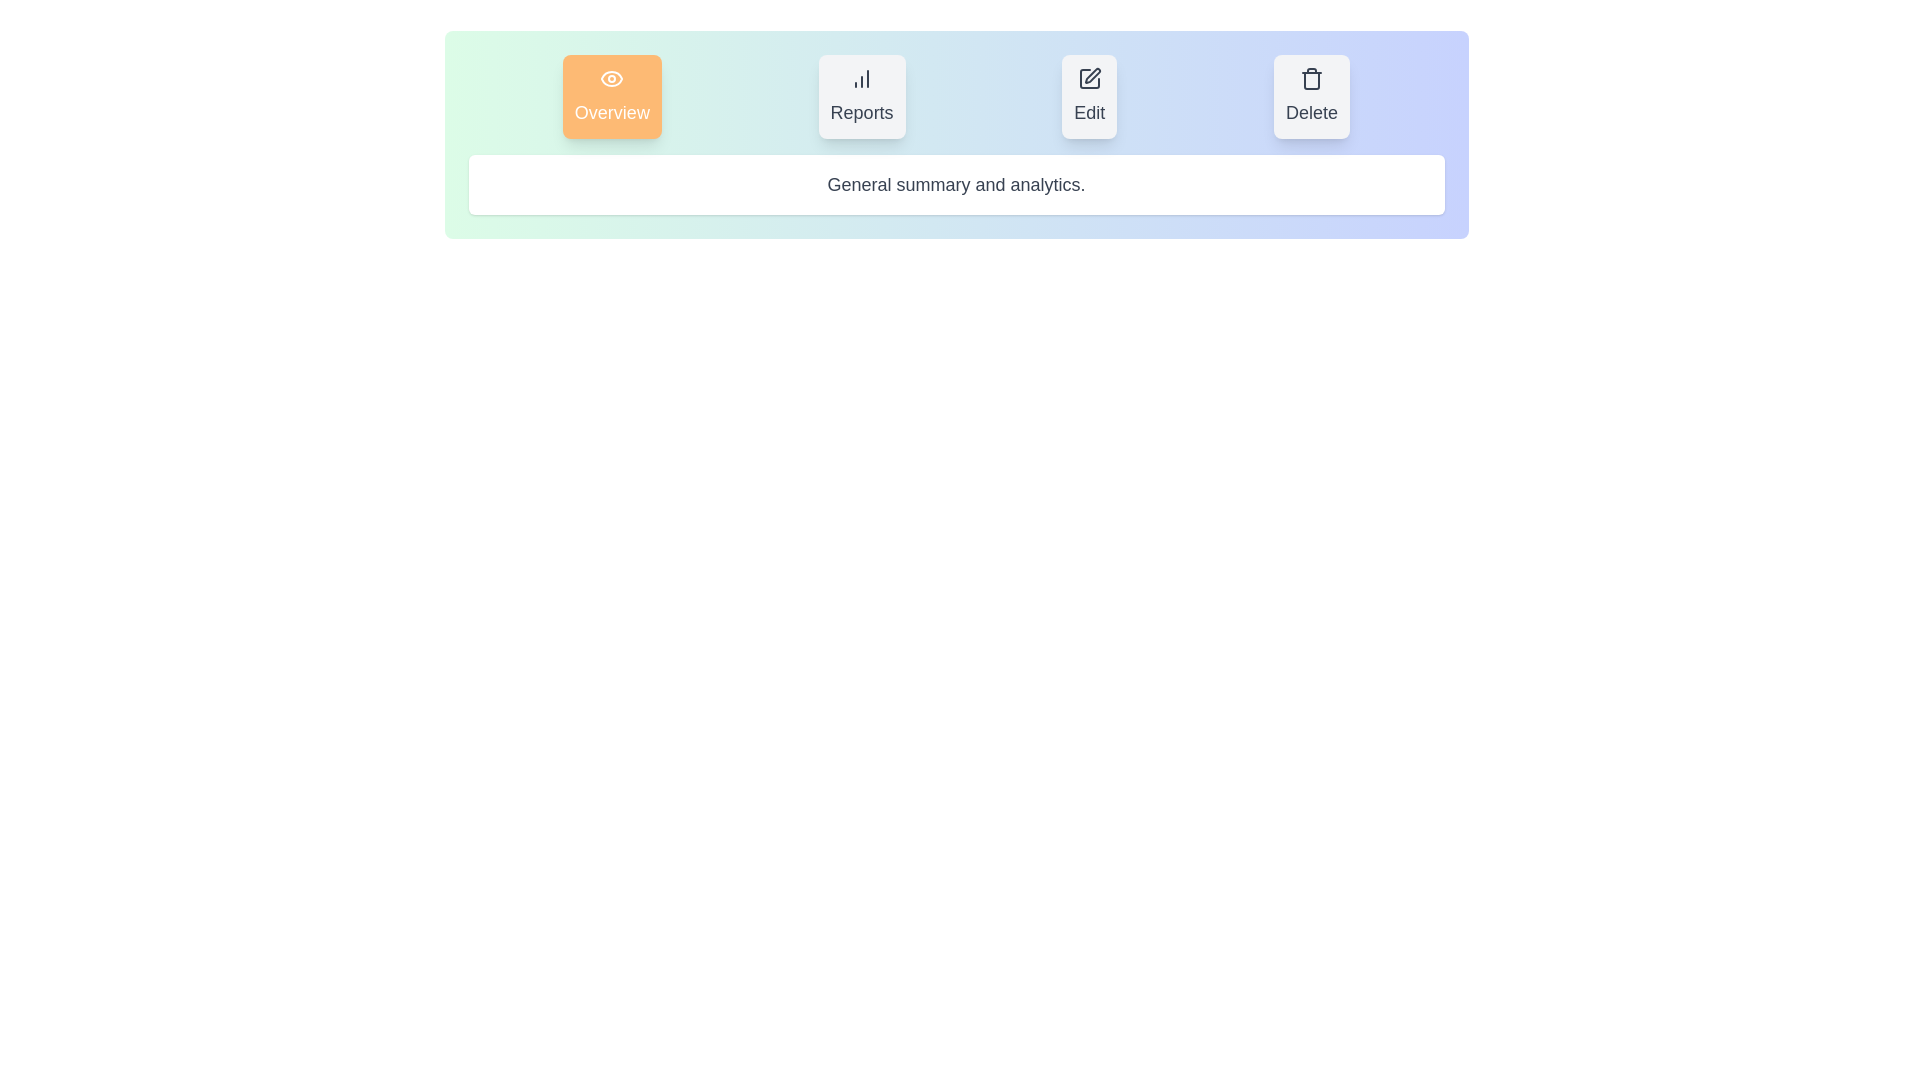 The image size is (1920, 1080). I want to click on the button labeled Edit to observe its hover effect, so click(1088, 96).